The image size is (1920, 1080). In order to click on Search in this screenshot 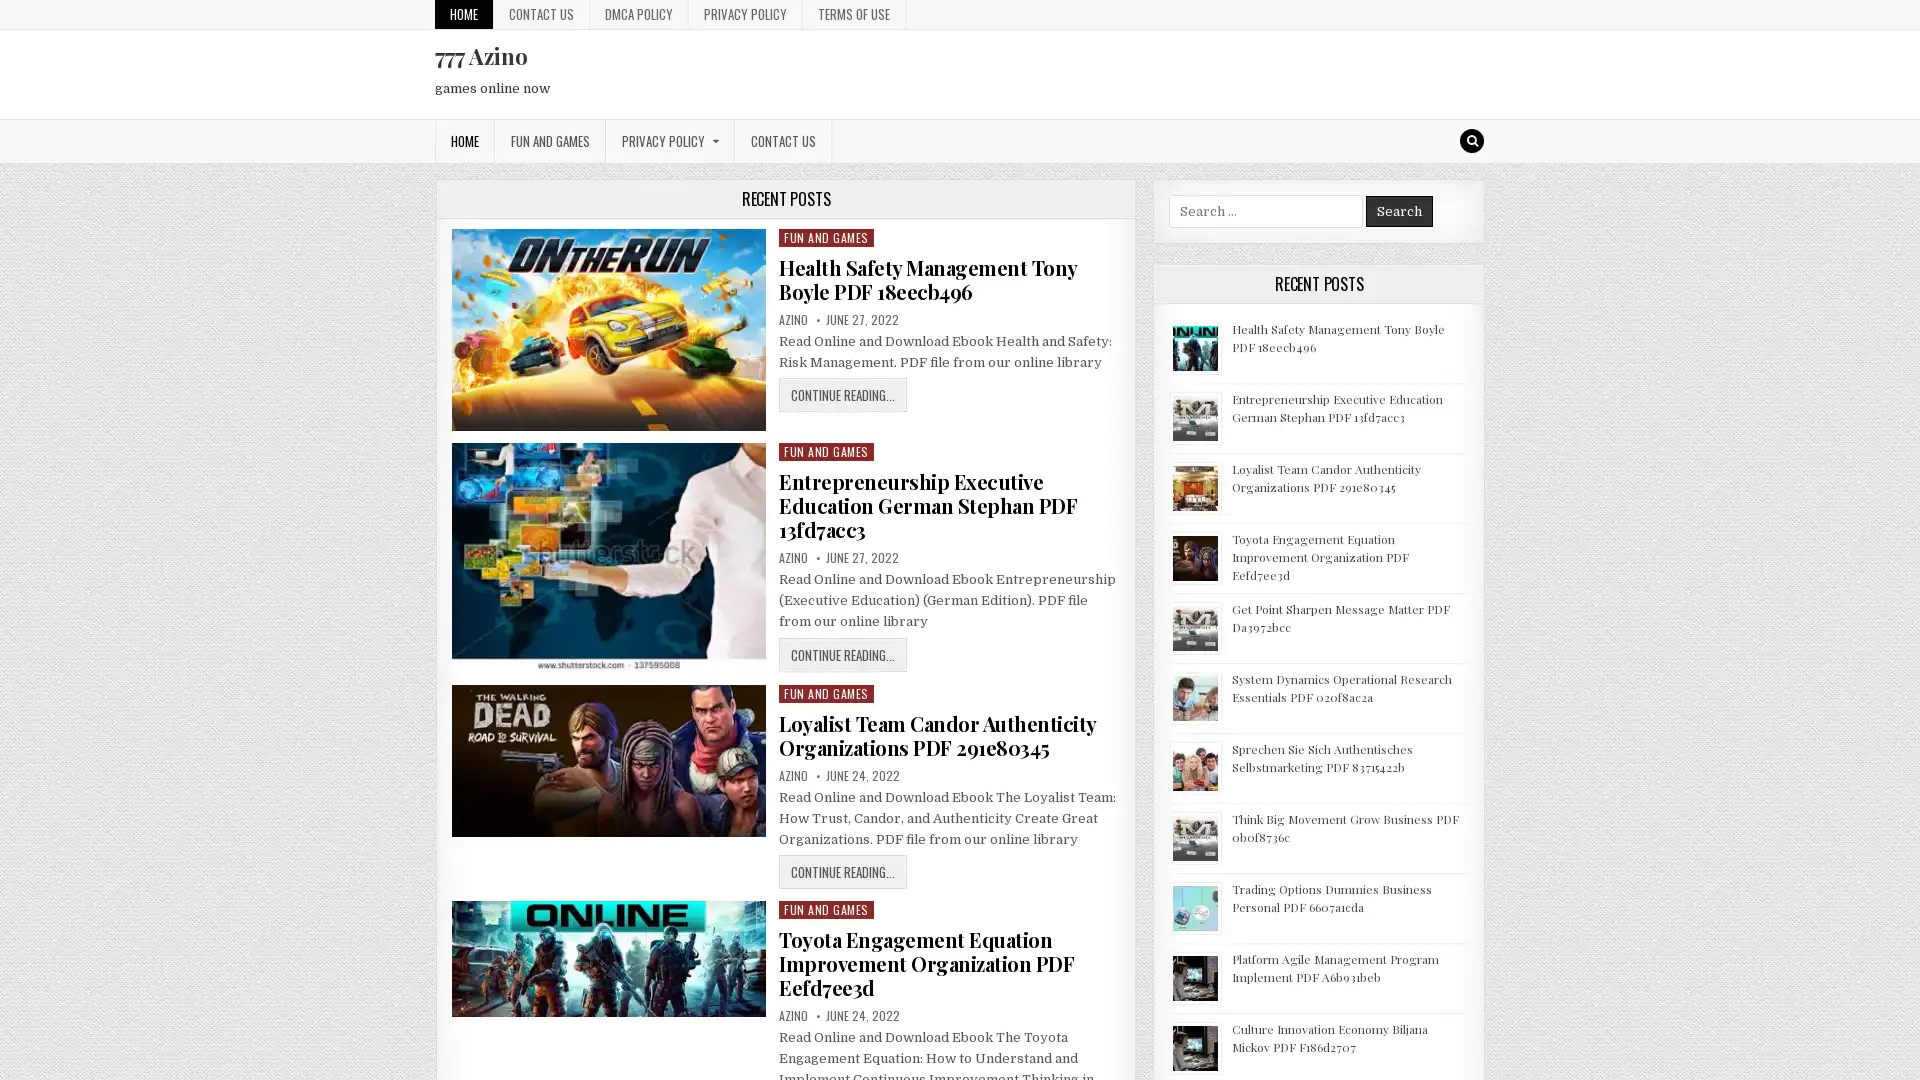, I will do `click(1398, 211)`.